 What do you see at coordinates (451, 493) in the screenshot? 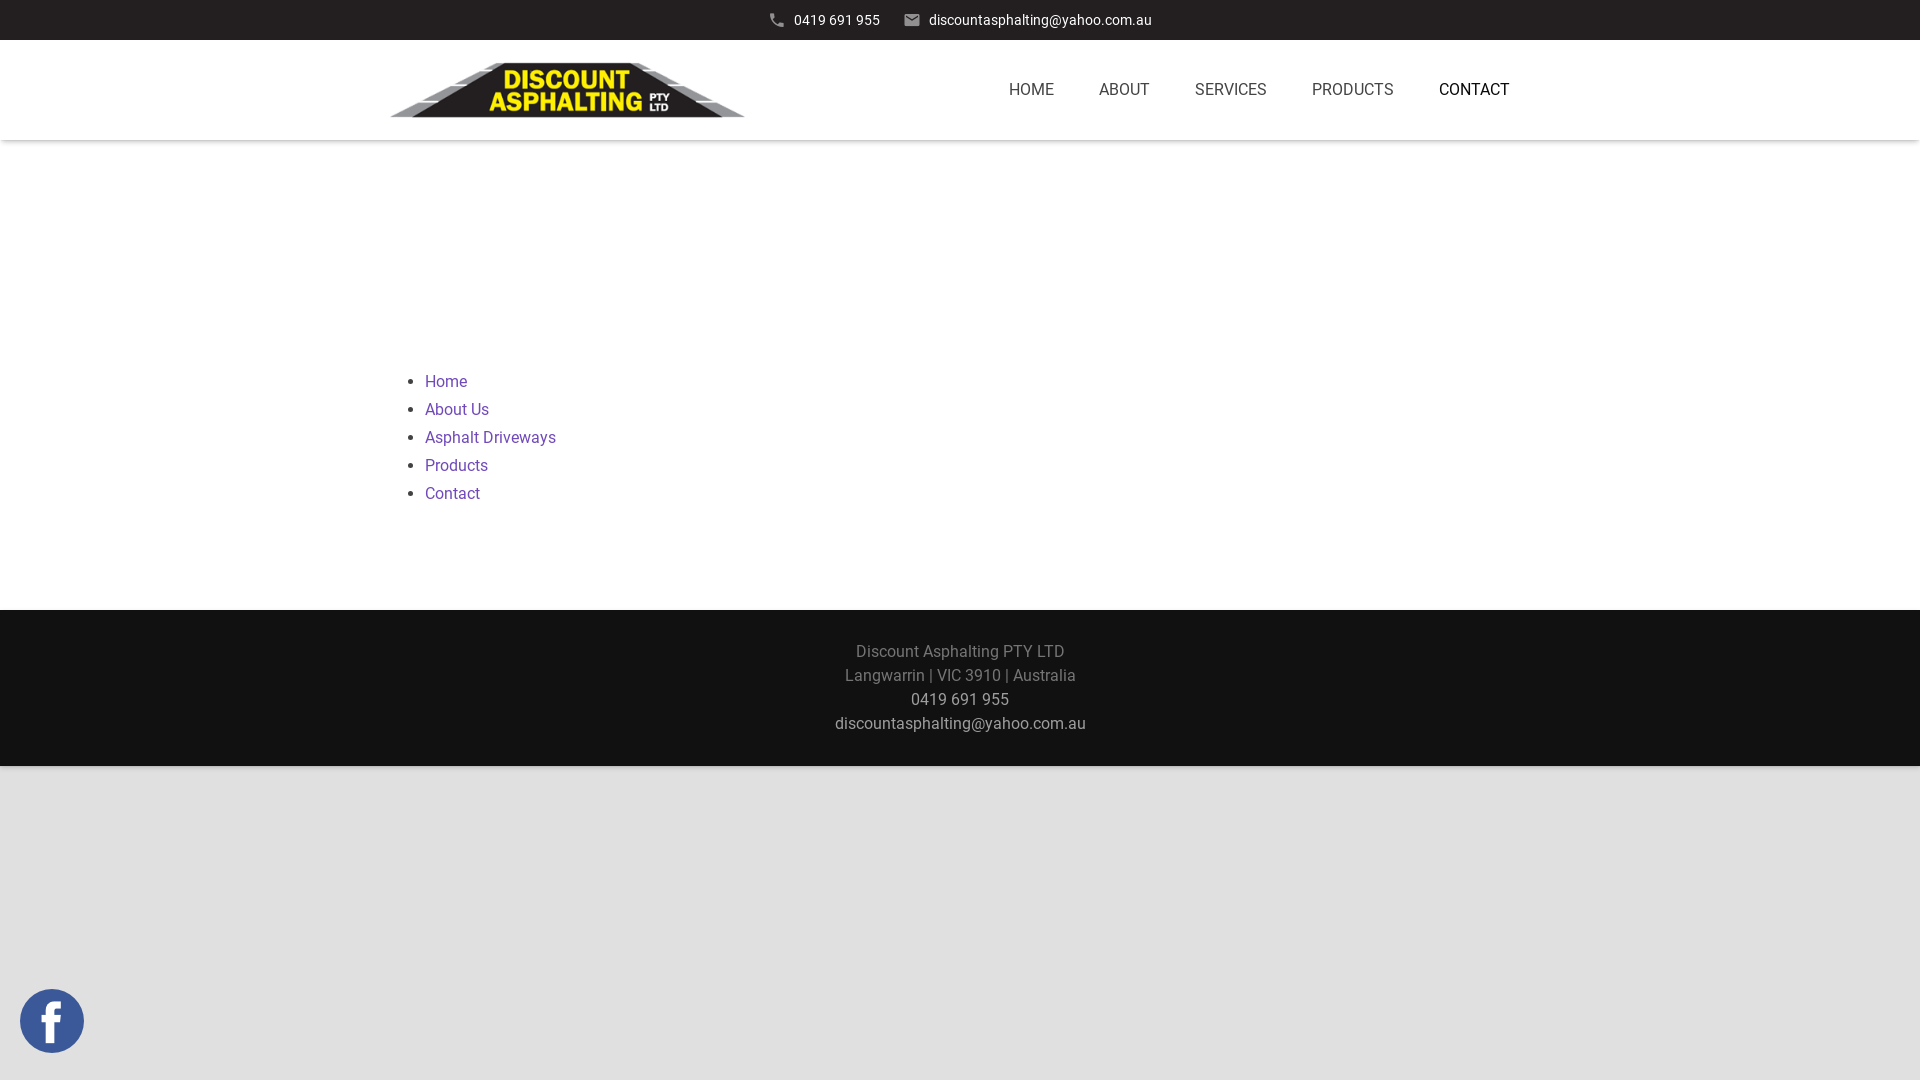
I see `'Contact'` at bounding box center [451, 493].